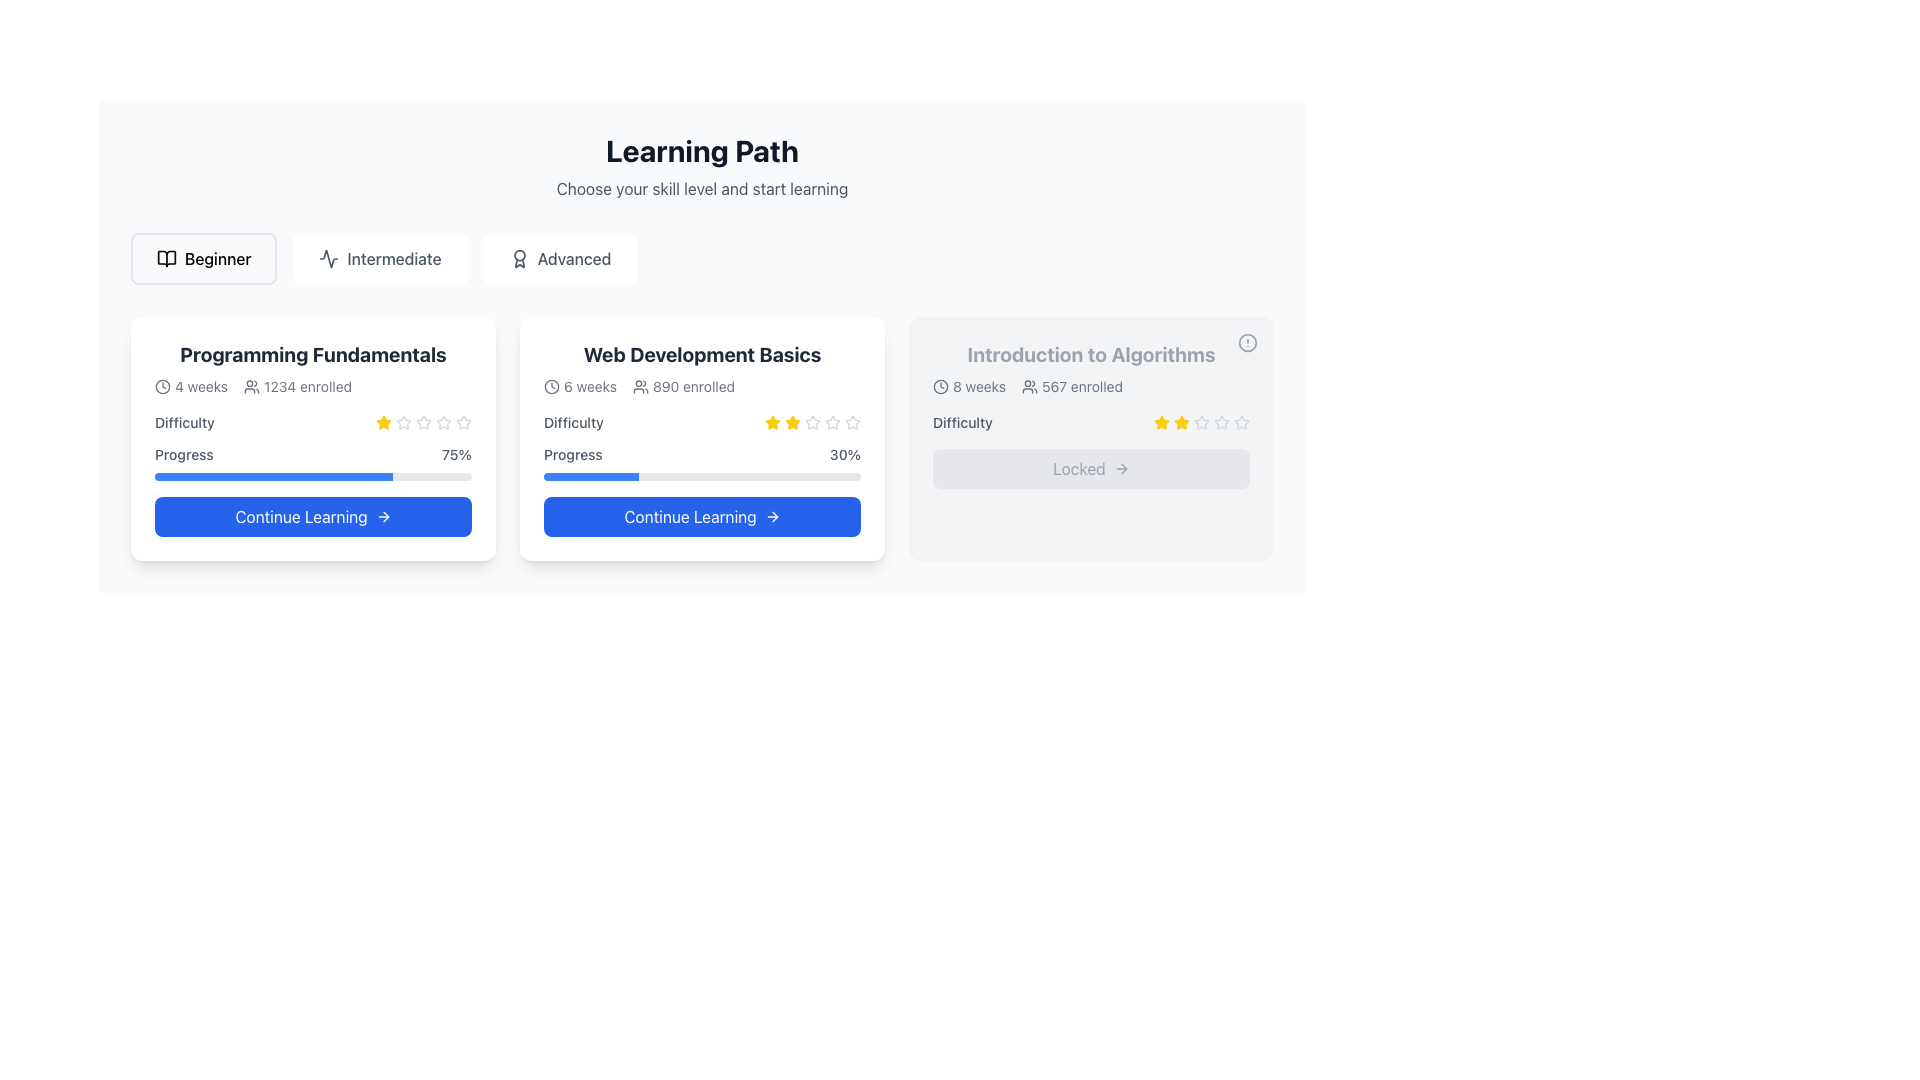 This screenshot has height=1080, width=1920. I want to click on the sixth gray star icon in the rating component under the 'Web Development Basics' section, so click(833, 422).